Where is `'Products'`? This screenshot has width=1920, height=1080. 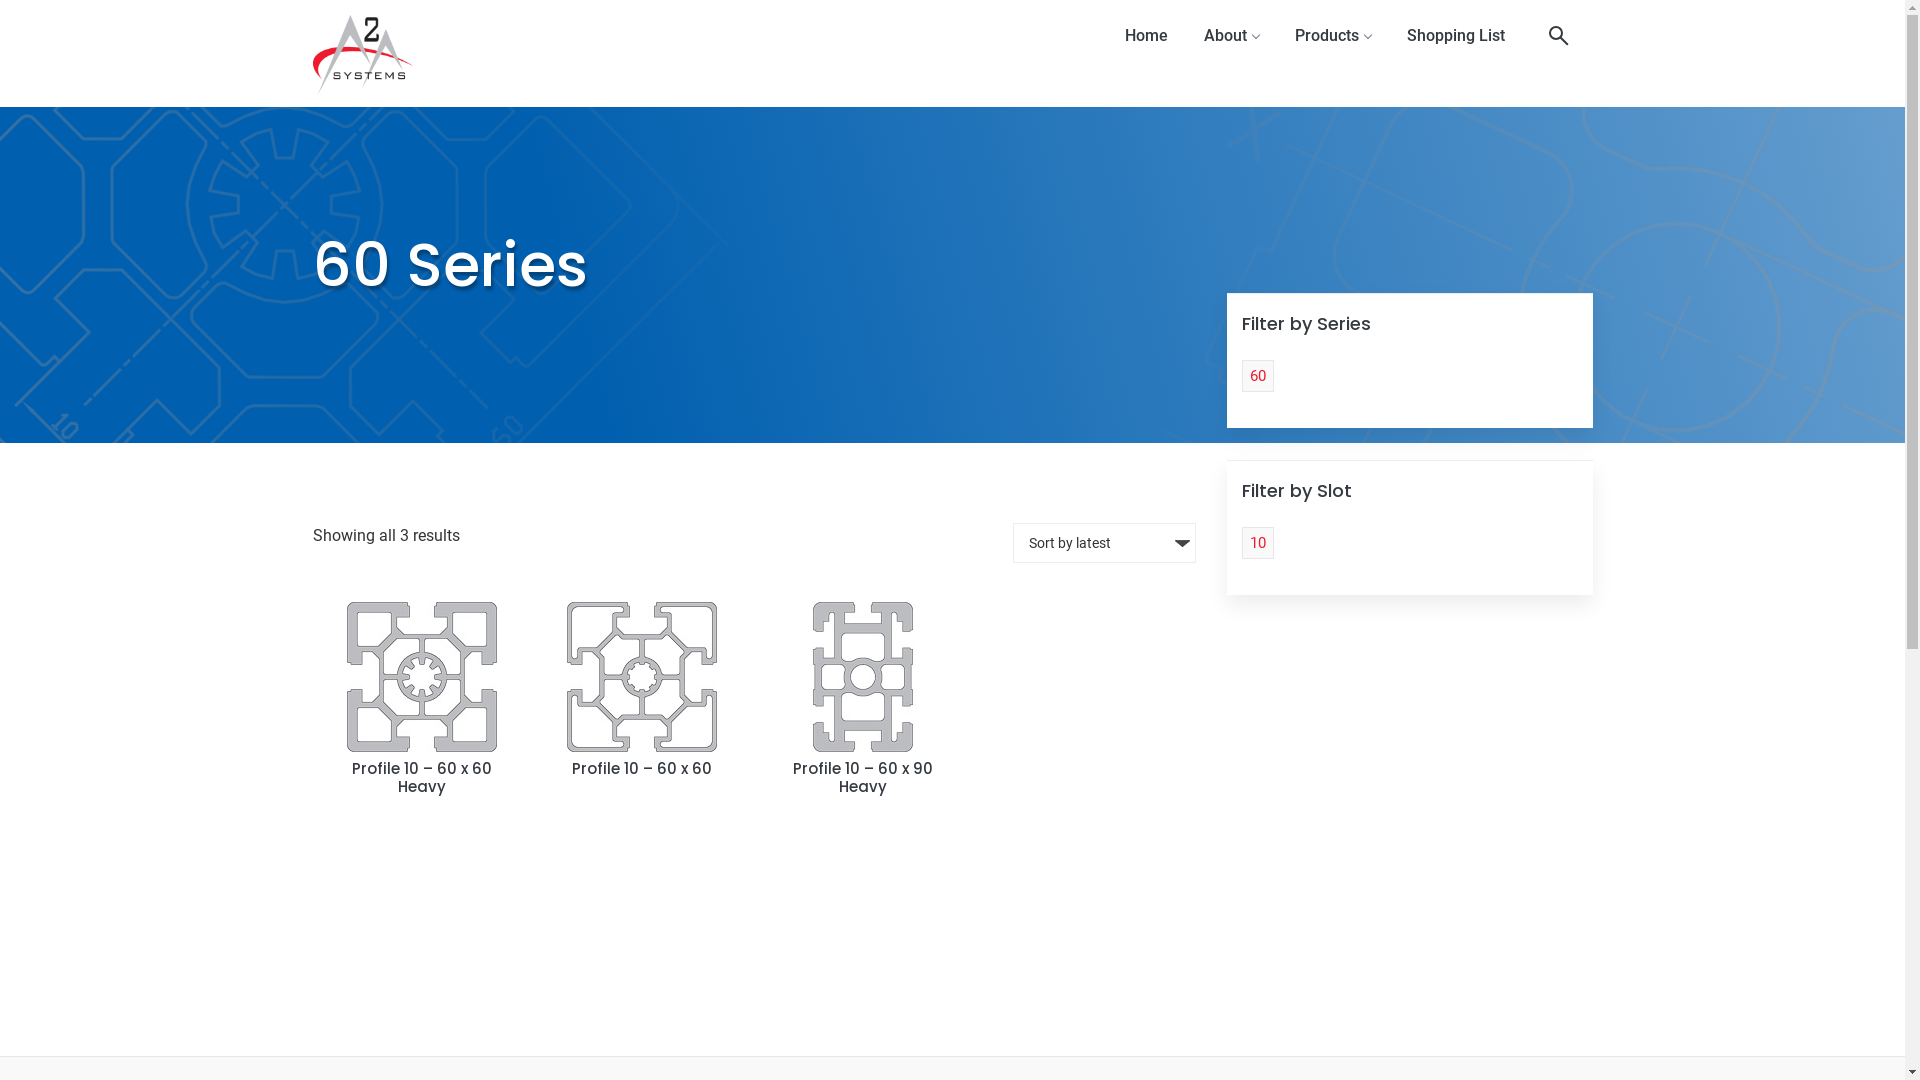
'Products' is located at coordinates (1331, 34).